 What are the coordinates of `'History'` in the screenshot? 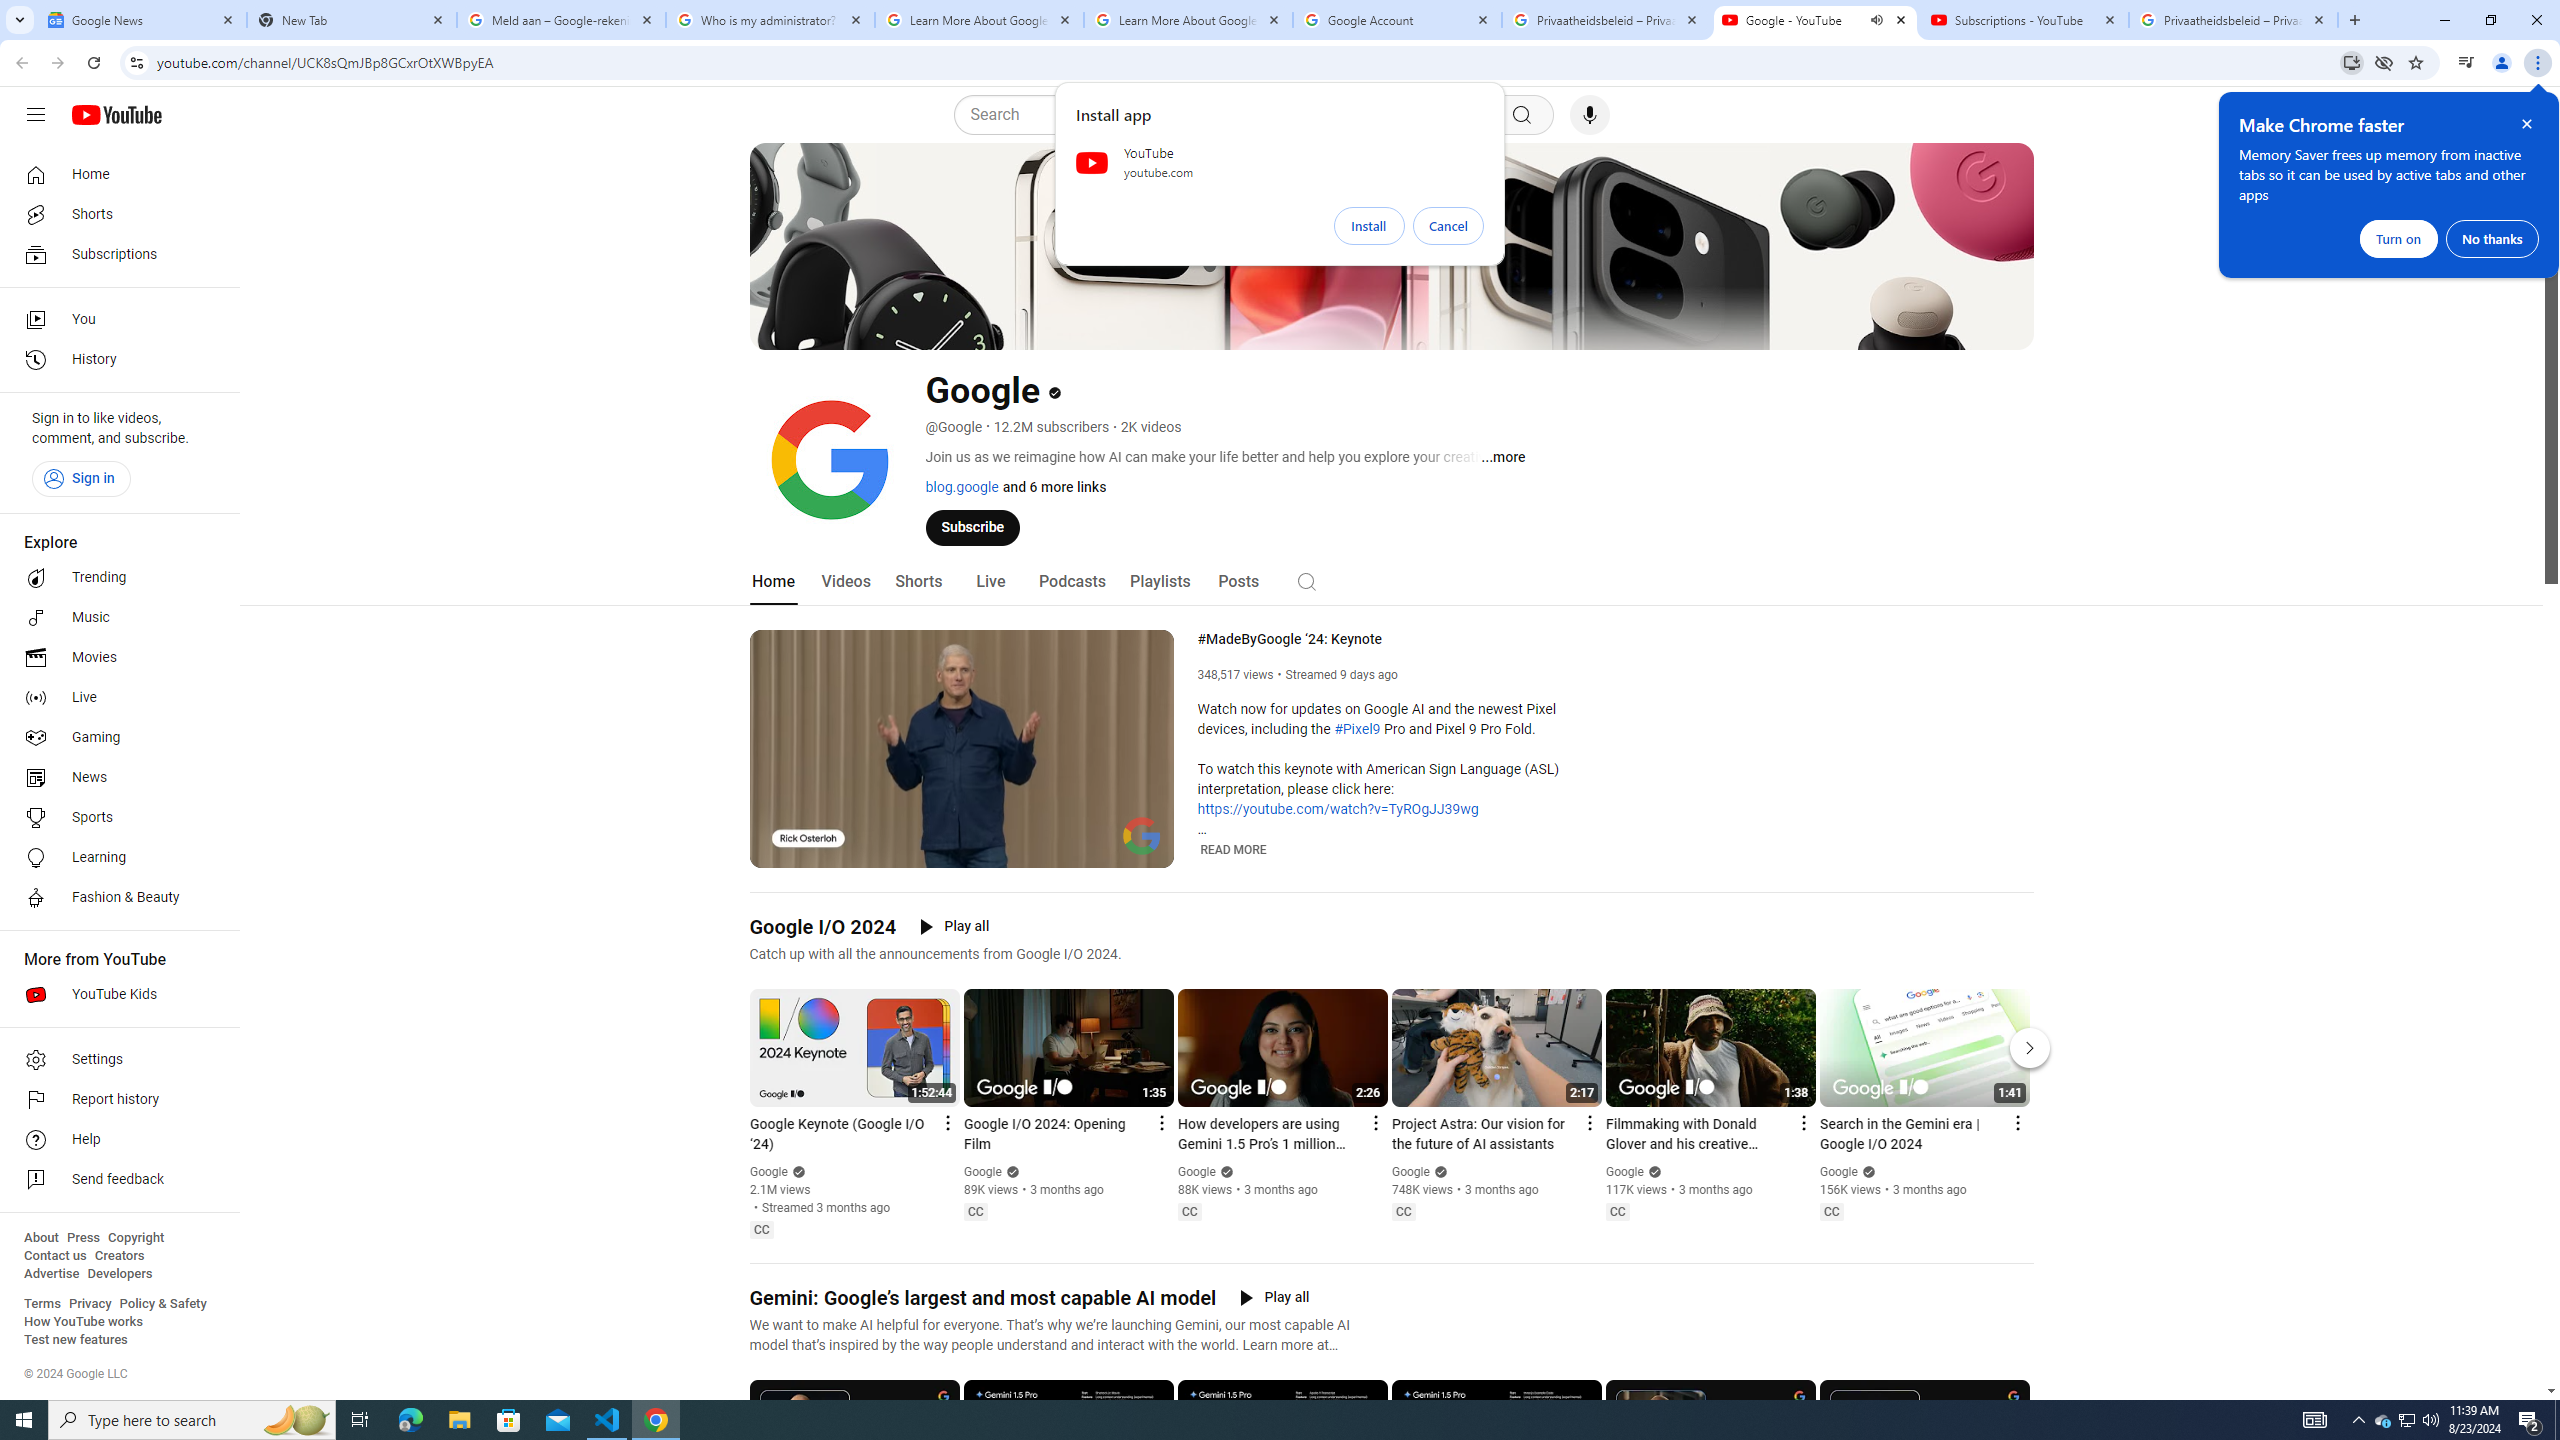 It's located at (113, 360).